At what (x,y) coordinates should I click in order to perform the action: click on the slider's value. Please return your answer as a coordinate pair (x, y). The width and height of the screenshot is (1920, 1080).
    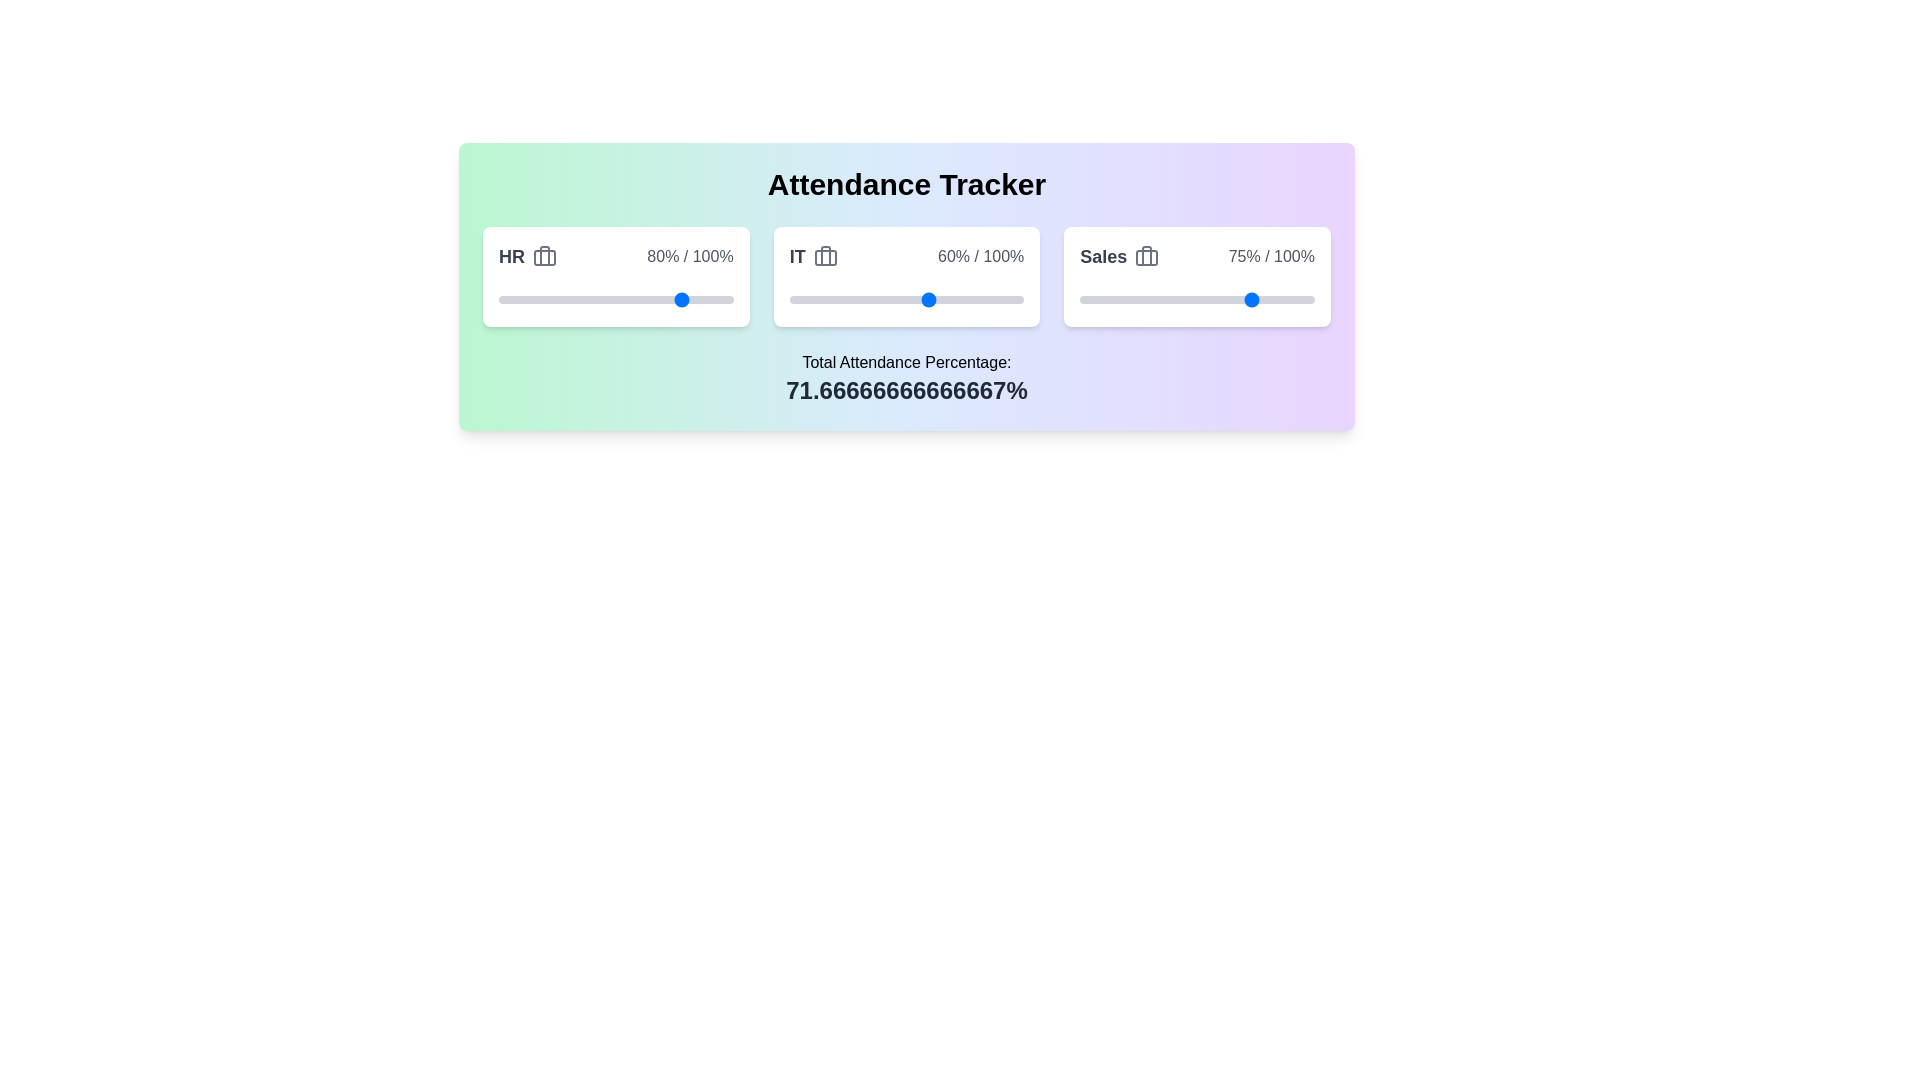
    Looking at the image, I should click on (1310, 300).